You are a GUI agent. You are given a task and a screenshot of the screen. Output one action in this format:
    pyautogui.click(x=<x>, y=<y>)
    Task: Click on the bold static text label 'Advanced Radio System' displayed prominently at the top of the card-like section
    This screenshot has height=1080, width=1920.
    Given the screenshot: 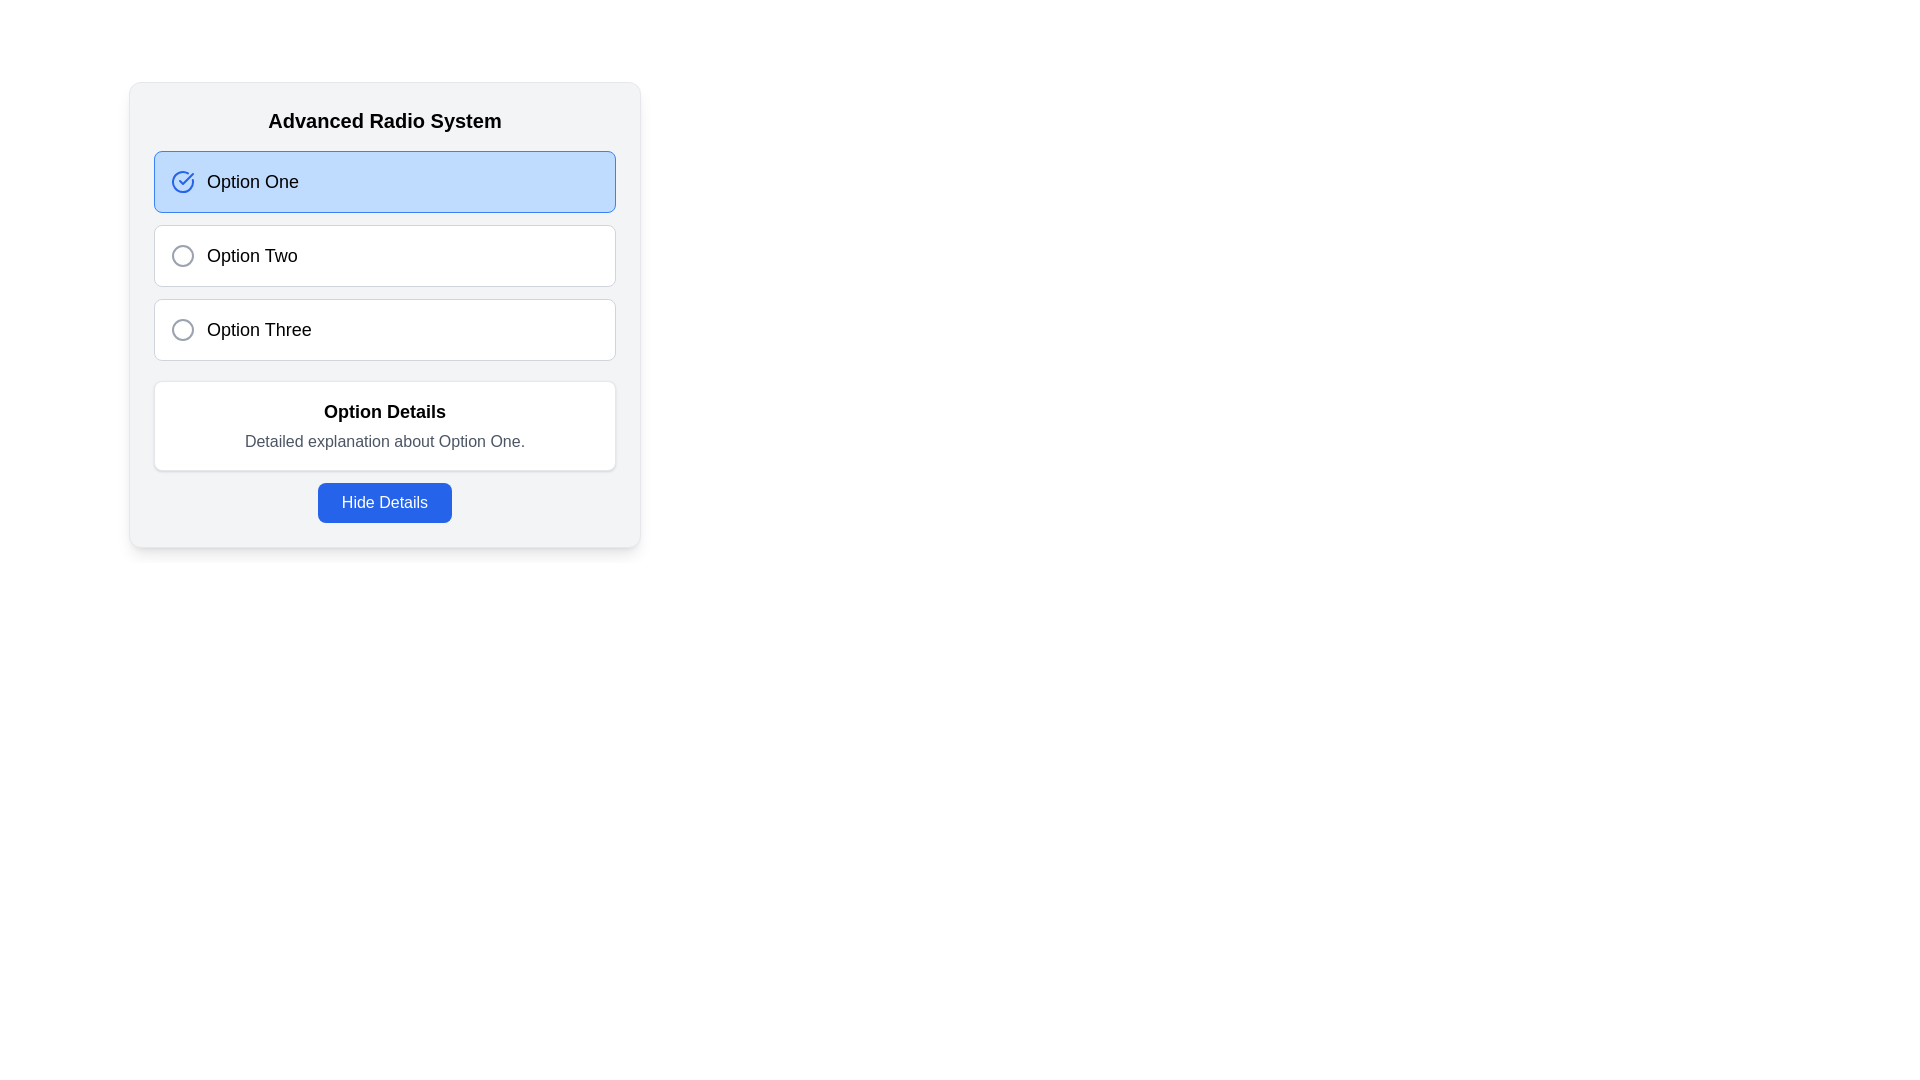 What is the action you would take?
    pyautogui.click(x=384, y=120)
    